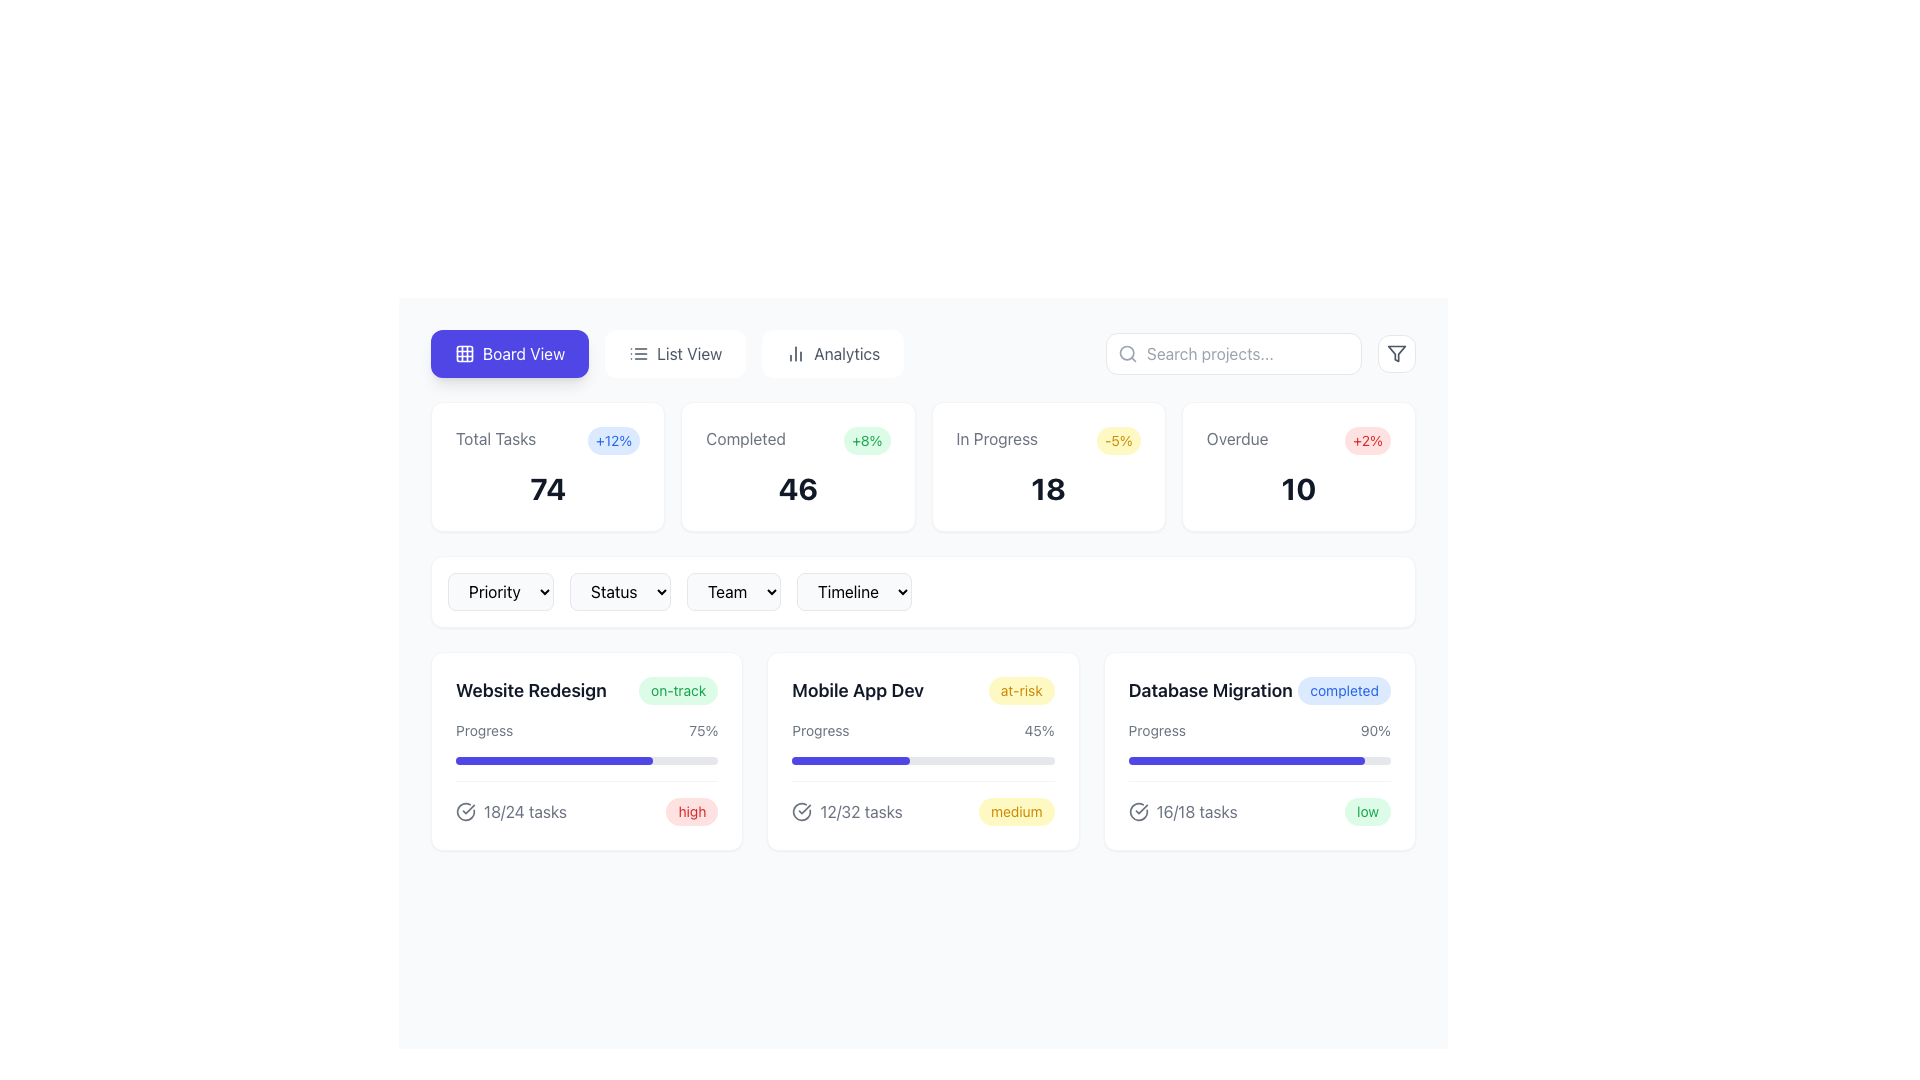 The width and height of the screenshot is (1920, 1080). Describe the element at coordinates (1047, 489) in the screenshot. I see `the card labeled 'In Progress -5%' that prominently displays the number '18' in bold, dark gray text at the center-bottom of the card` at that location.